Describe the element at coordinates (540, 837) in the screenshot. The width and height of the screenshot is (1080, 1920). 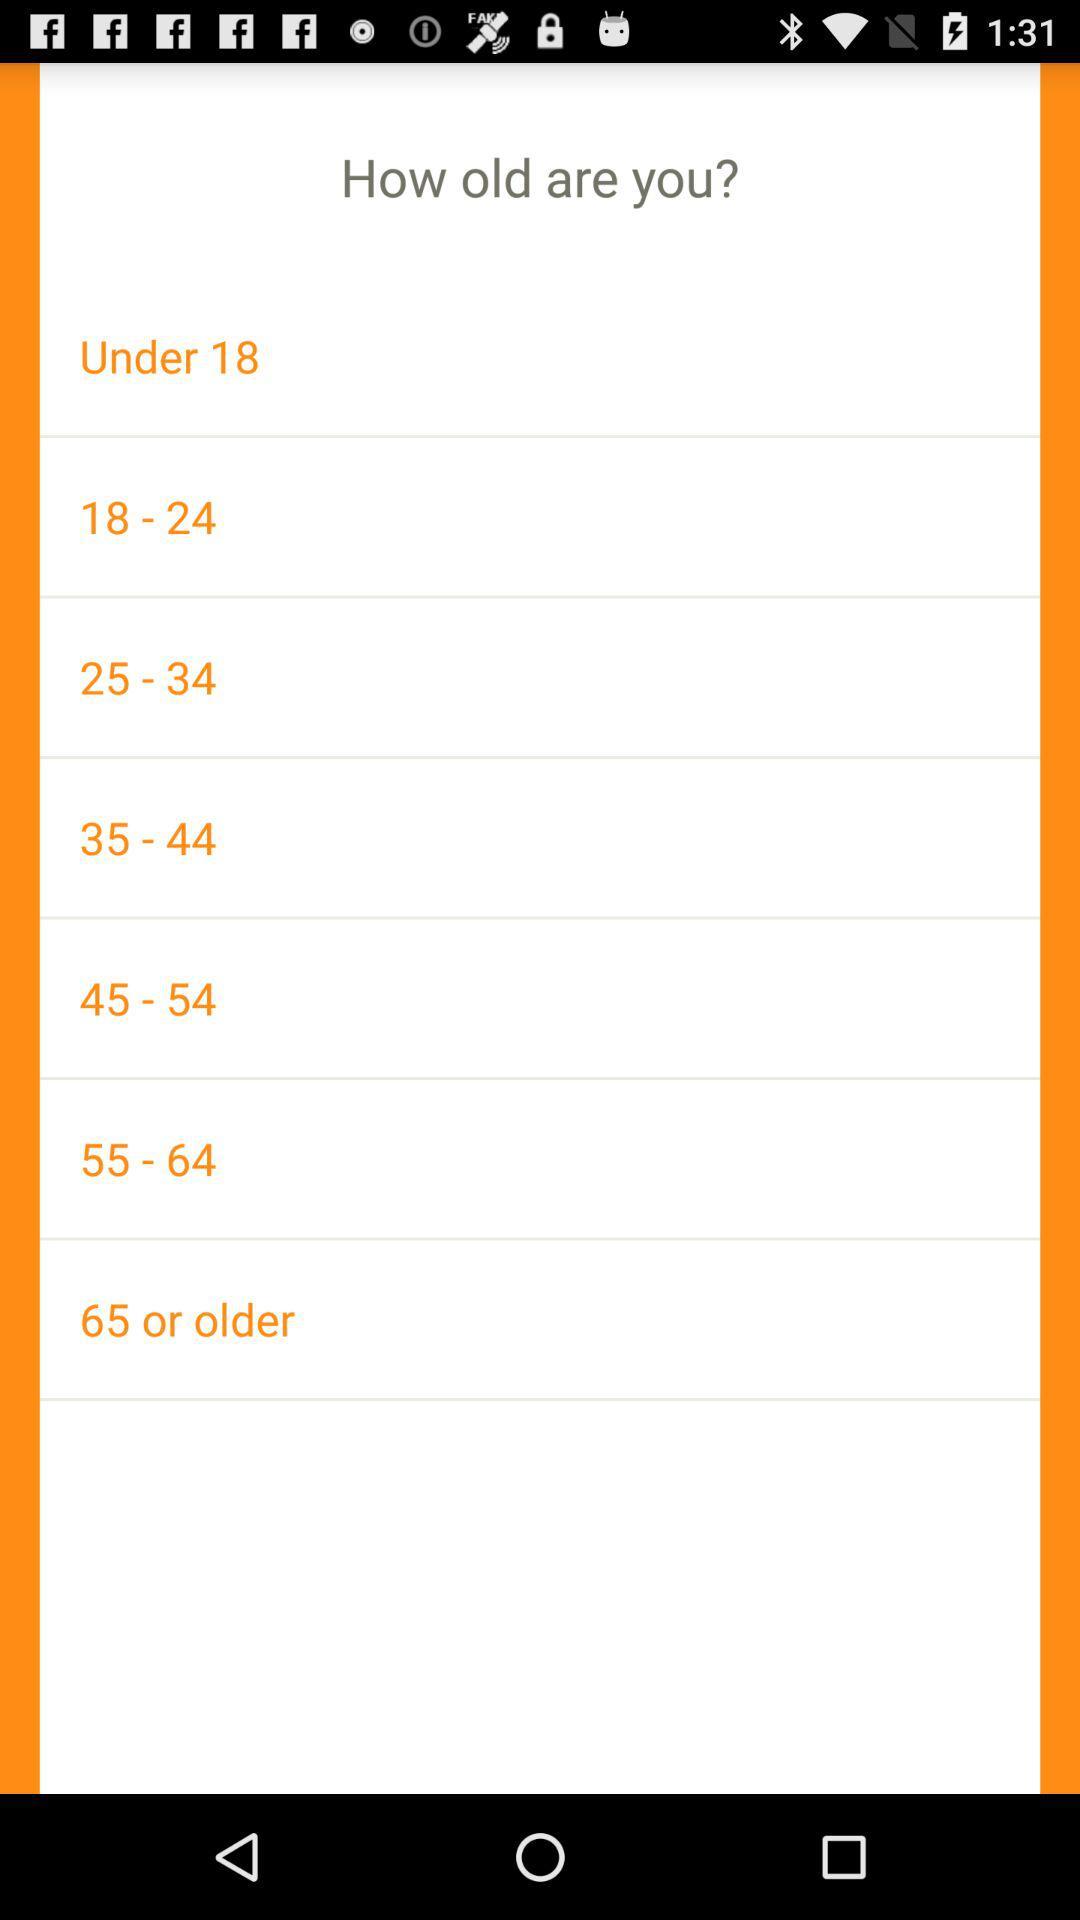
I see `the 35 - 44 app` at that location.